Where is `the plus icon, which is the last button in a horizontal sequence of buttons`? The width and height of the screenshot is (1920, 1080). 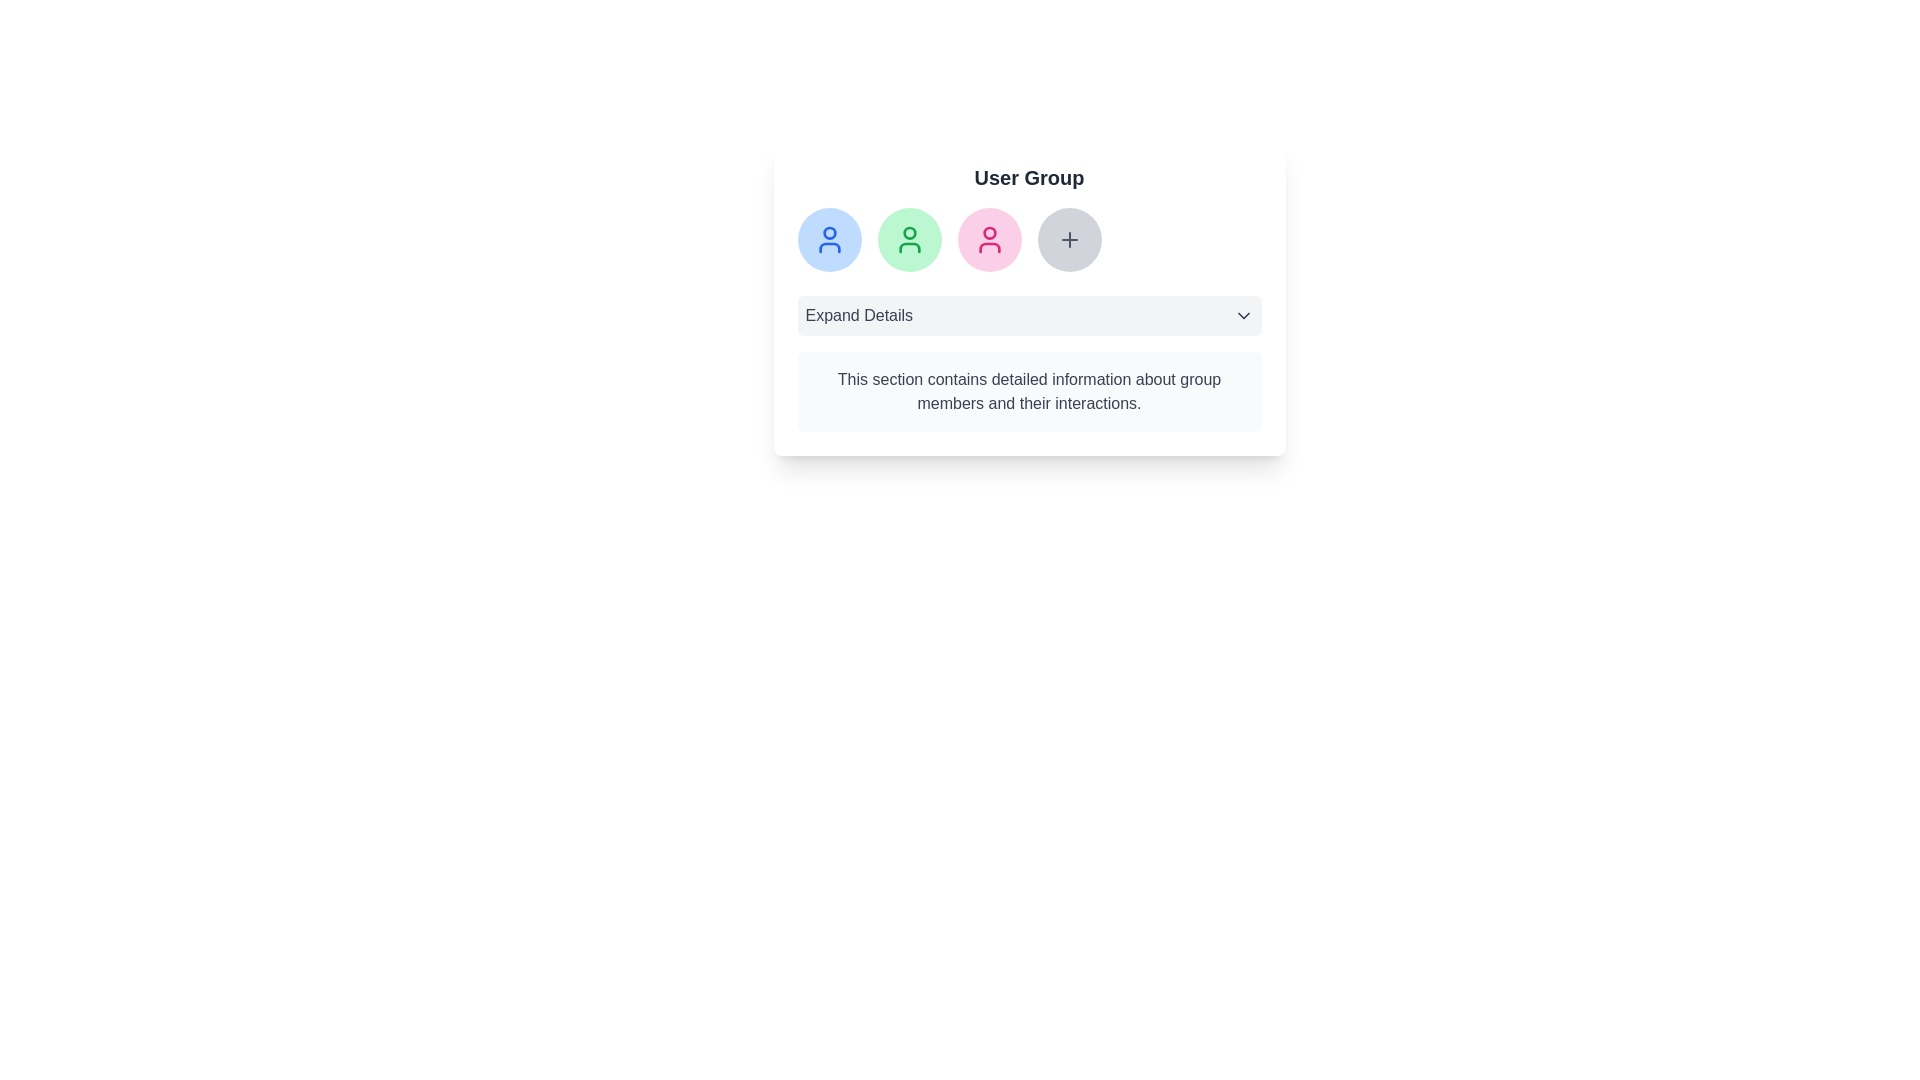 the plus icon, which is the last button in a horizontal sequence of buttons is located at coordinates (1068, 238).